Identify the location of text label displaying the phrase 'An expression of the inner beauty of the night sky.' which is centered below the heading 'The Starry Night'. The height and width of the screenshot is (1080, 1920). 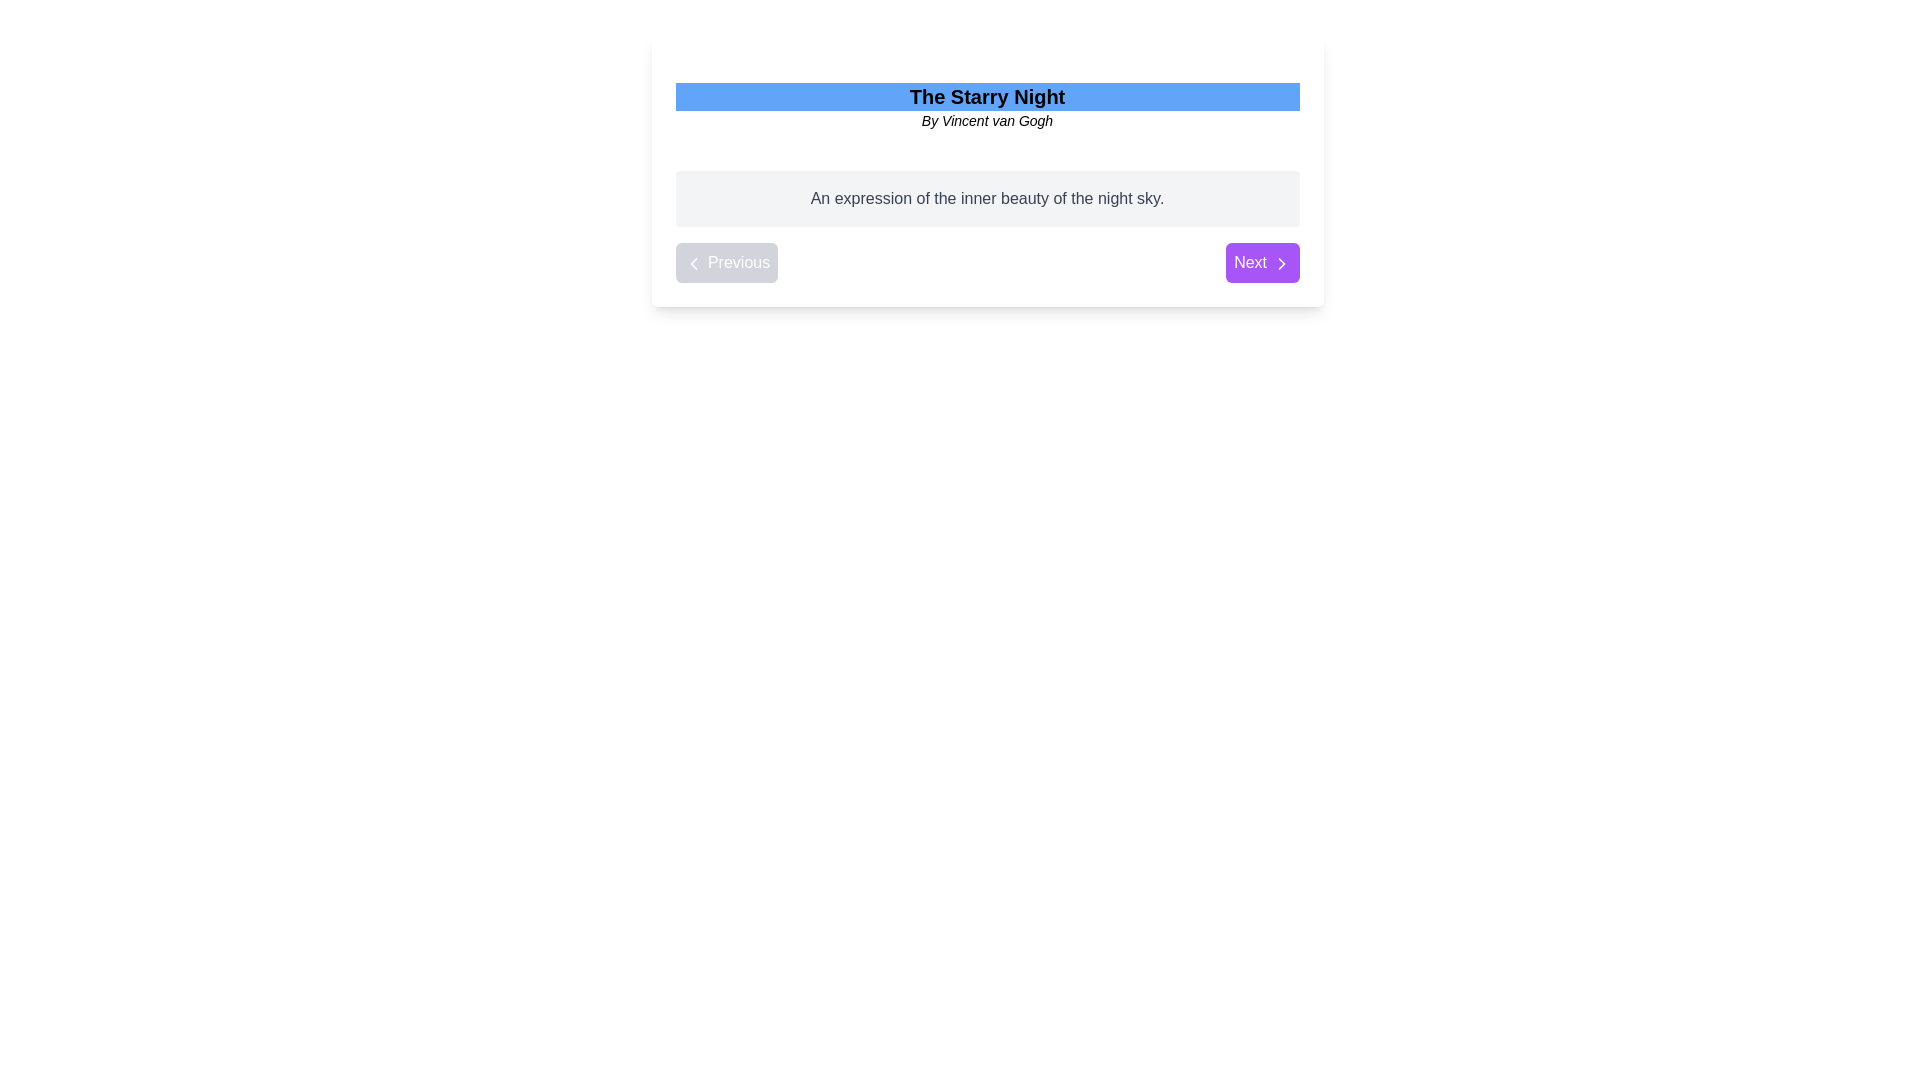
(987, 199).